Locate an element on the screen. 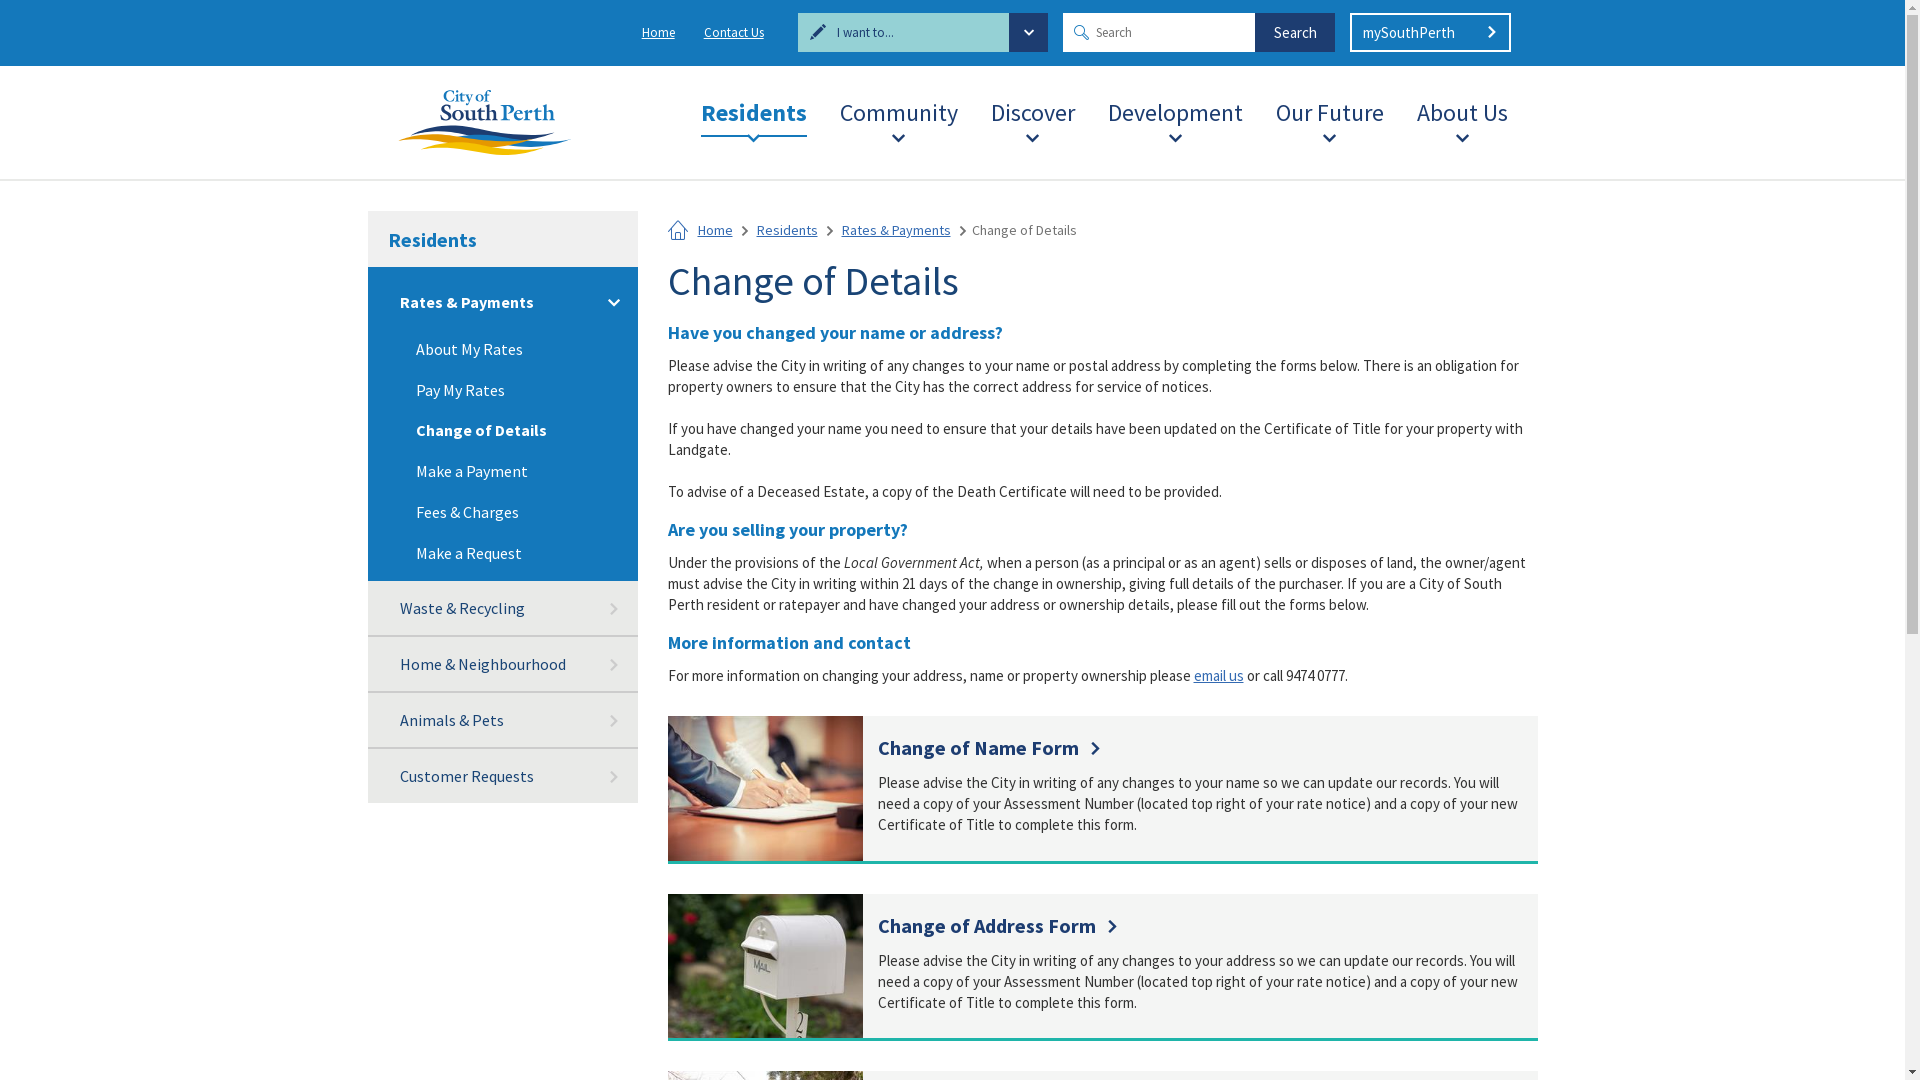  'Fees & Charges' is located at coordinates (503, 510).